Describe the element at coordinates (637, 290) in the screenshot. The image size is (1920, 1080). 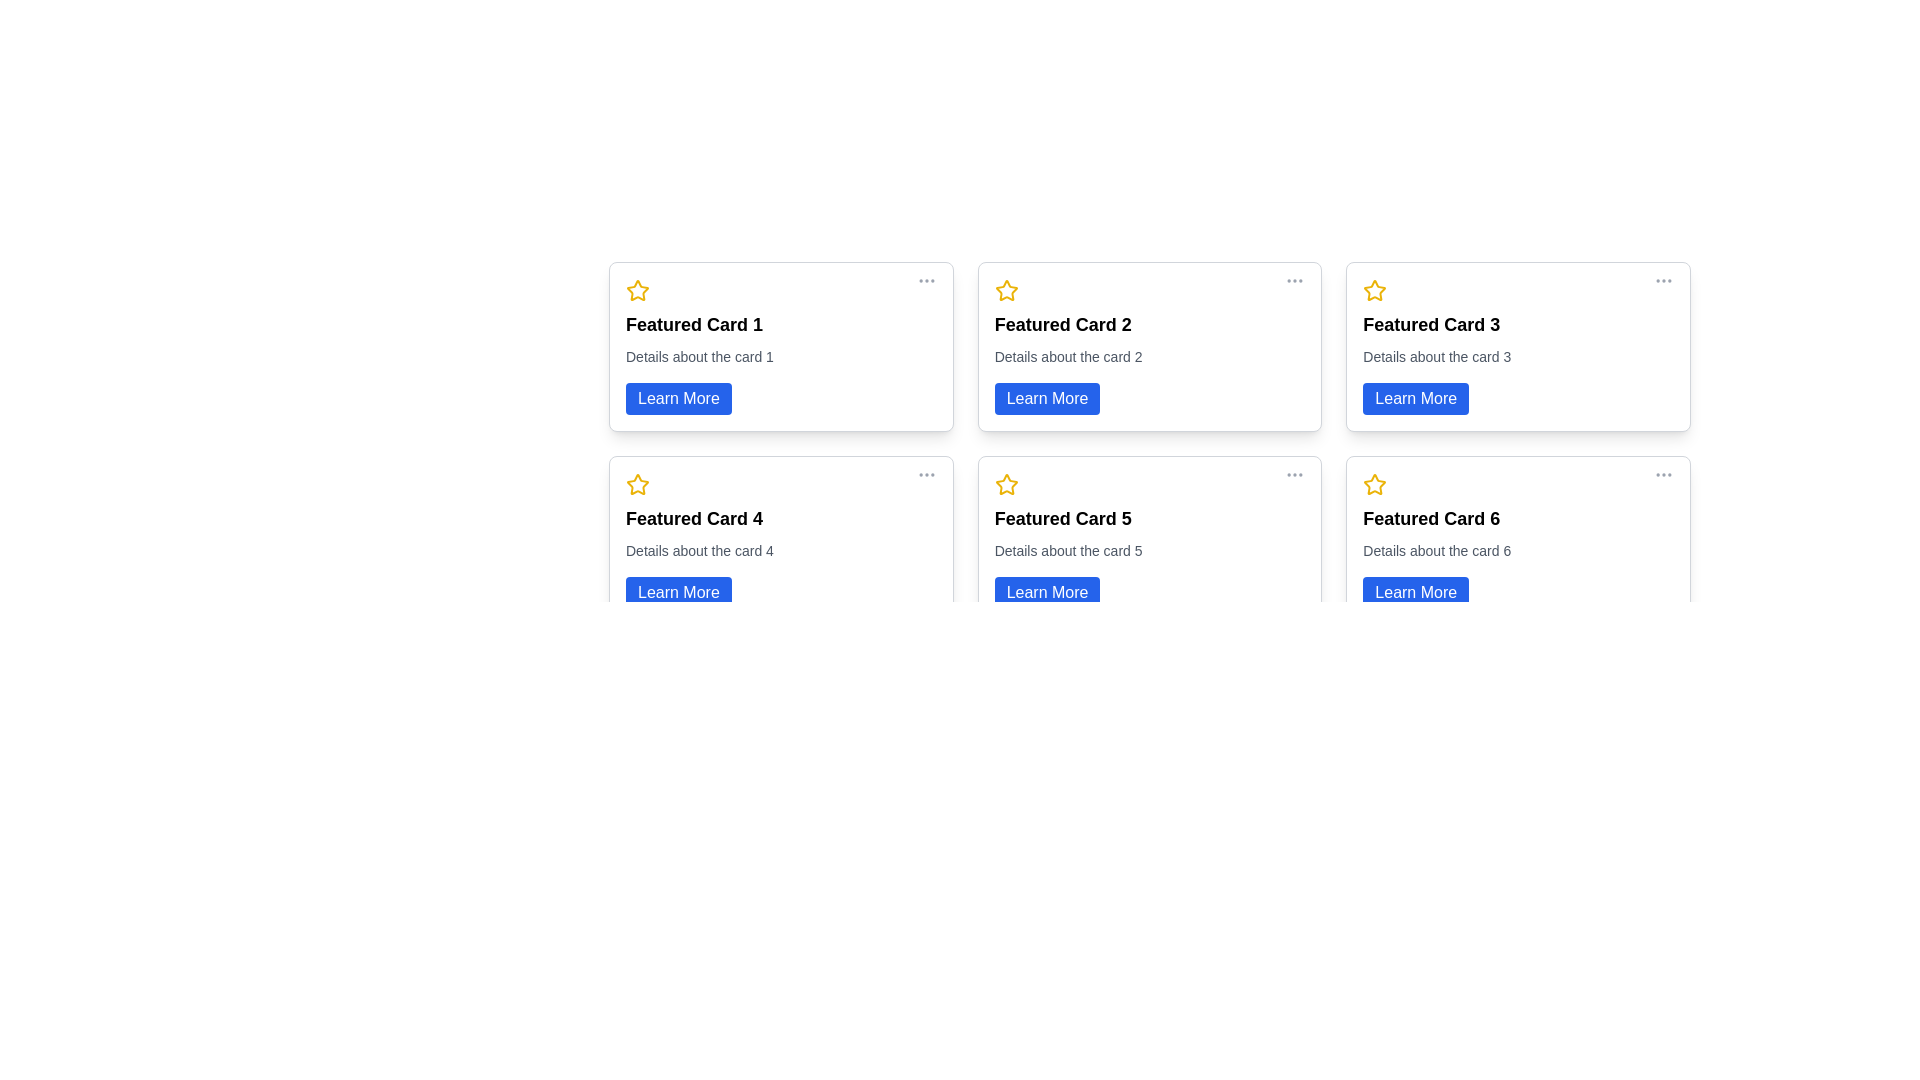
I see `the decorative star icon located at the top-left corner of the 'Featured Card 1', which indicates a featured status` at that location.